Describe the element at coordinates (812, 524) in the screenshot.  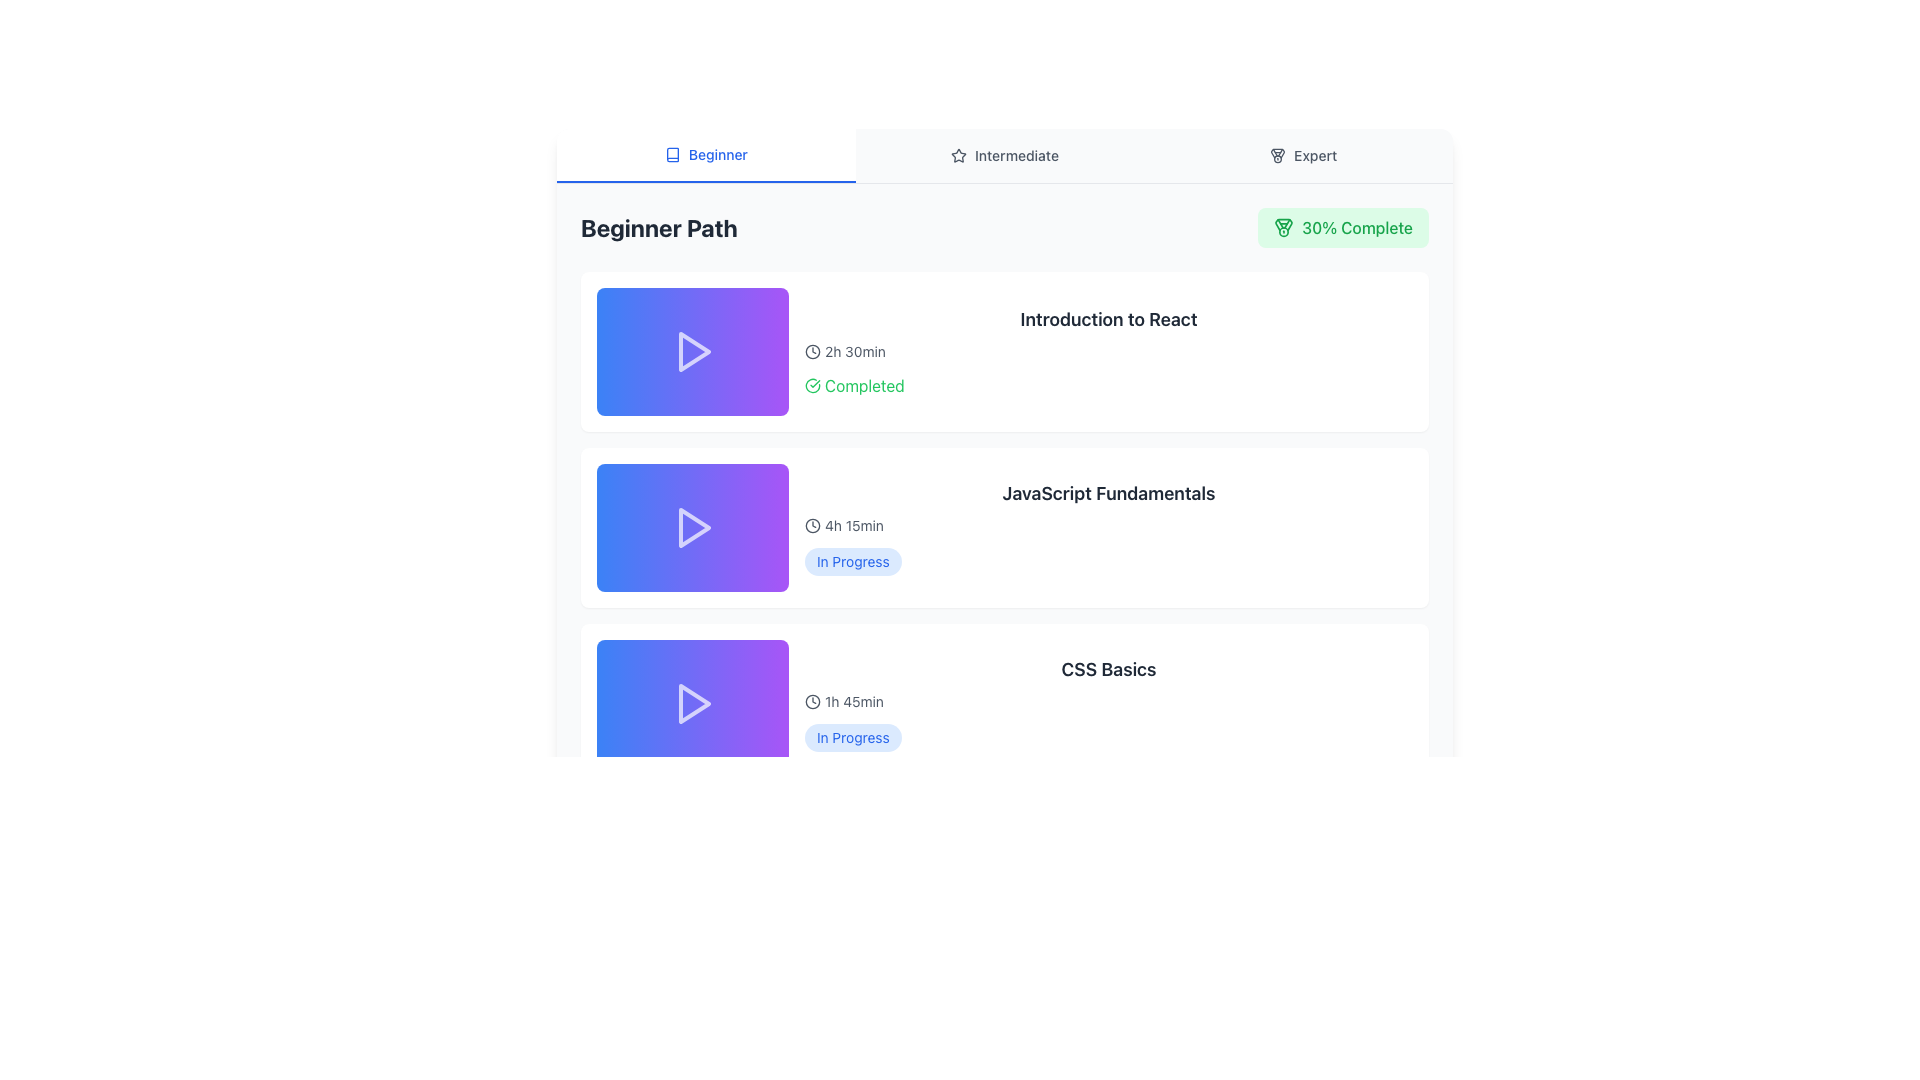
I see `the clock icon element, which is a minimalistic design with a circular outline and two hands, located to the left of the '4h 15min' text in the 'JavaScript Fundamentals' card` at that location.